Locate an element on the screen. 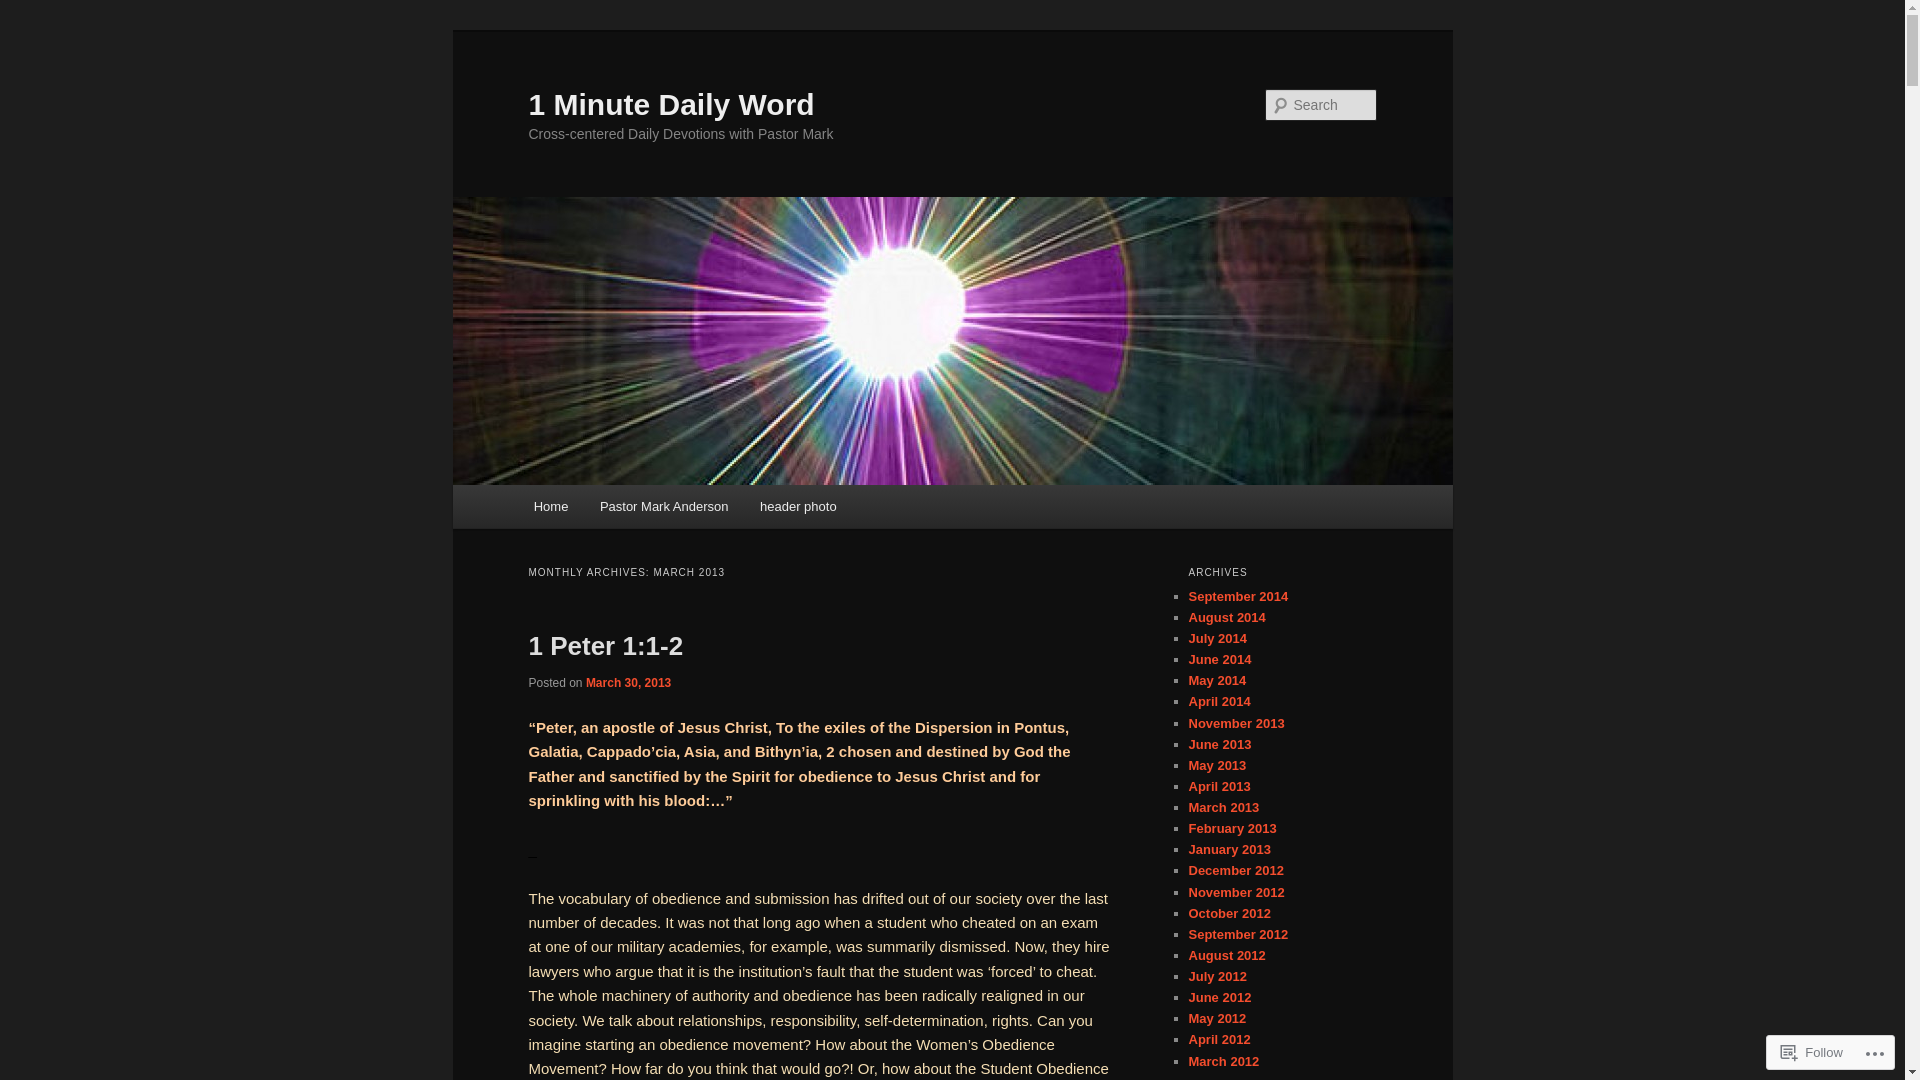 This screenshot has height=1080, width=1920. 'December 2012' is located at coordinates (1234, 869).